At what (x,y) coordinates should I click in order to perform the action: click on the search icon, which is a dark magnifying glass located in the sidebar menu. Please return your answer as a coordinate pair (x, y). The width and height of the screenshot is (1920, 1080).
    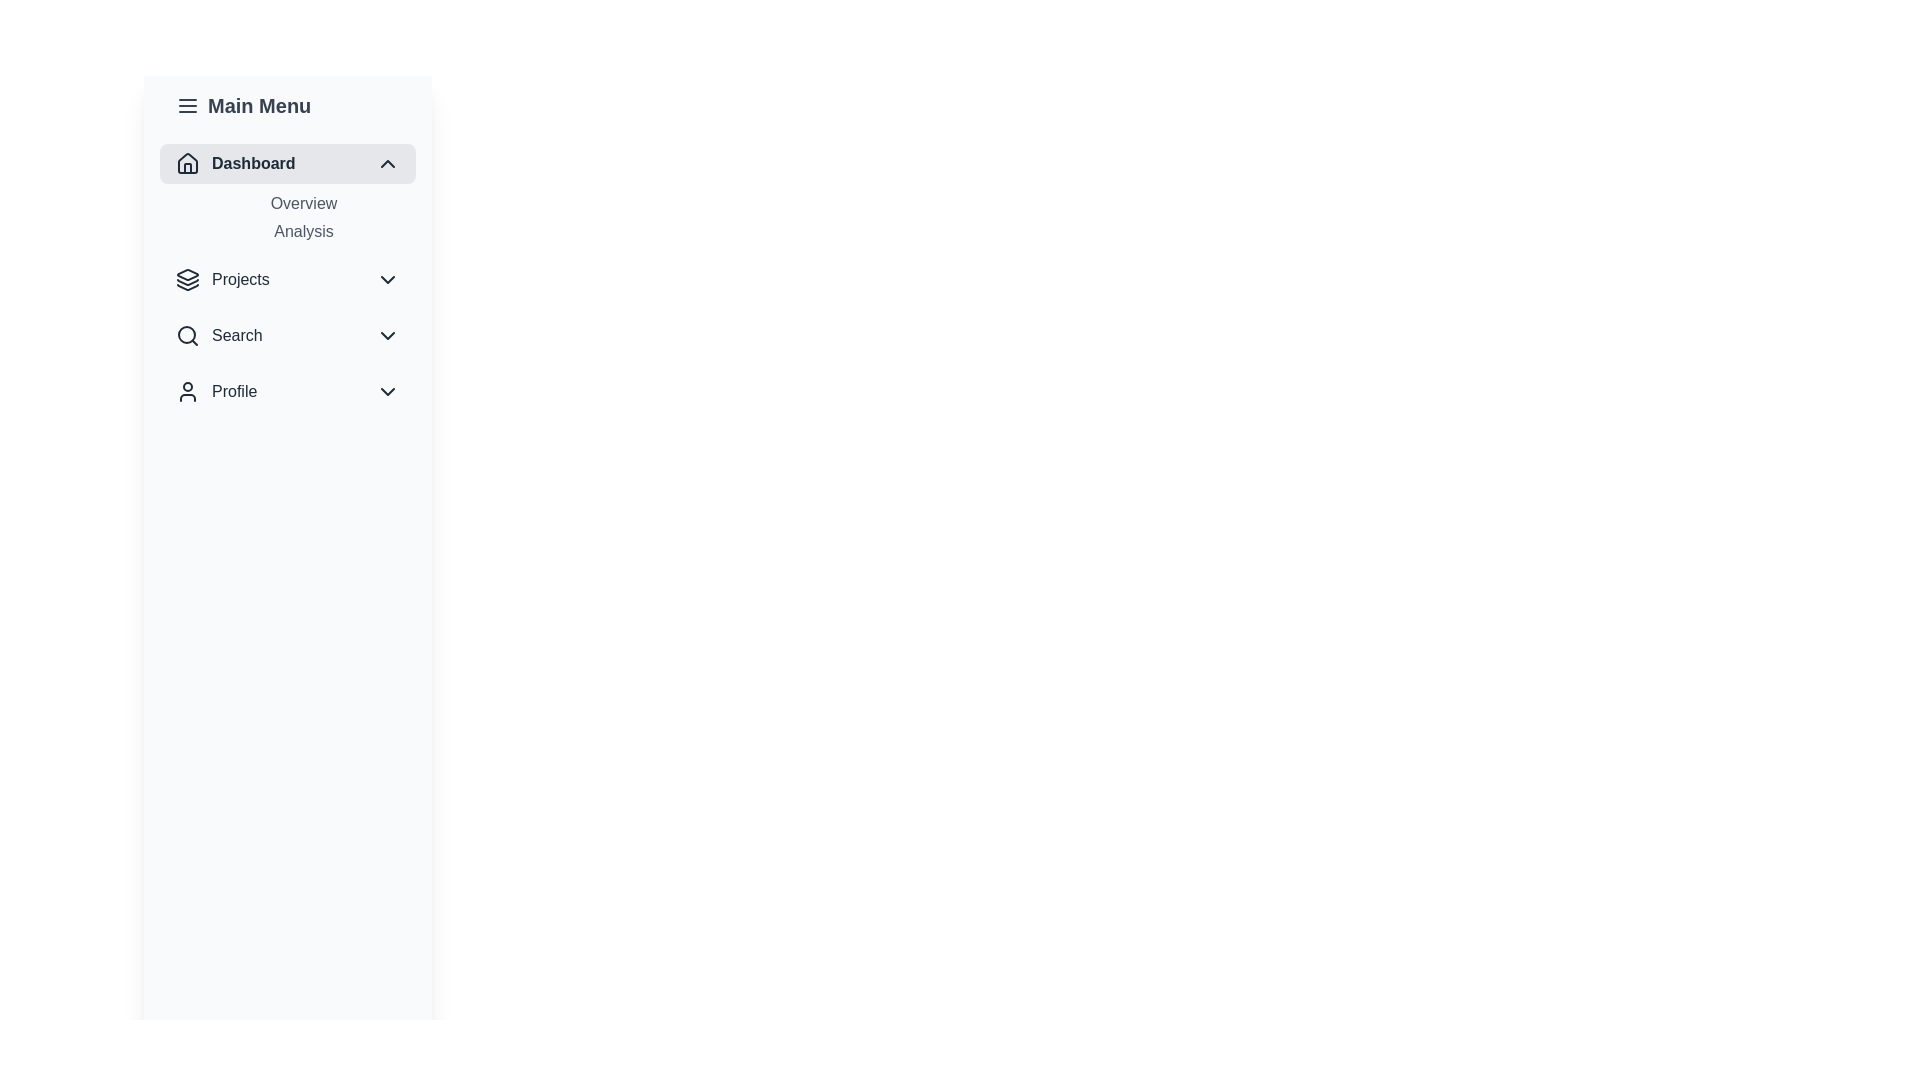
    Looking at the image, I should click on (187, 334).